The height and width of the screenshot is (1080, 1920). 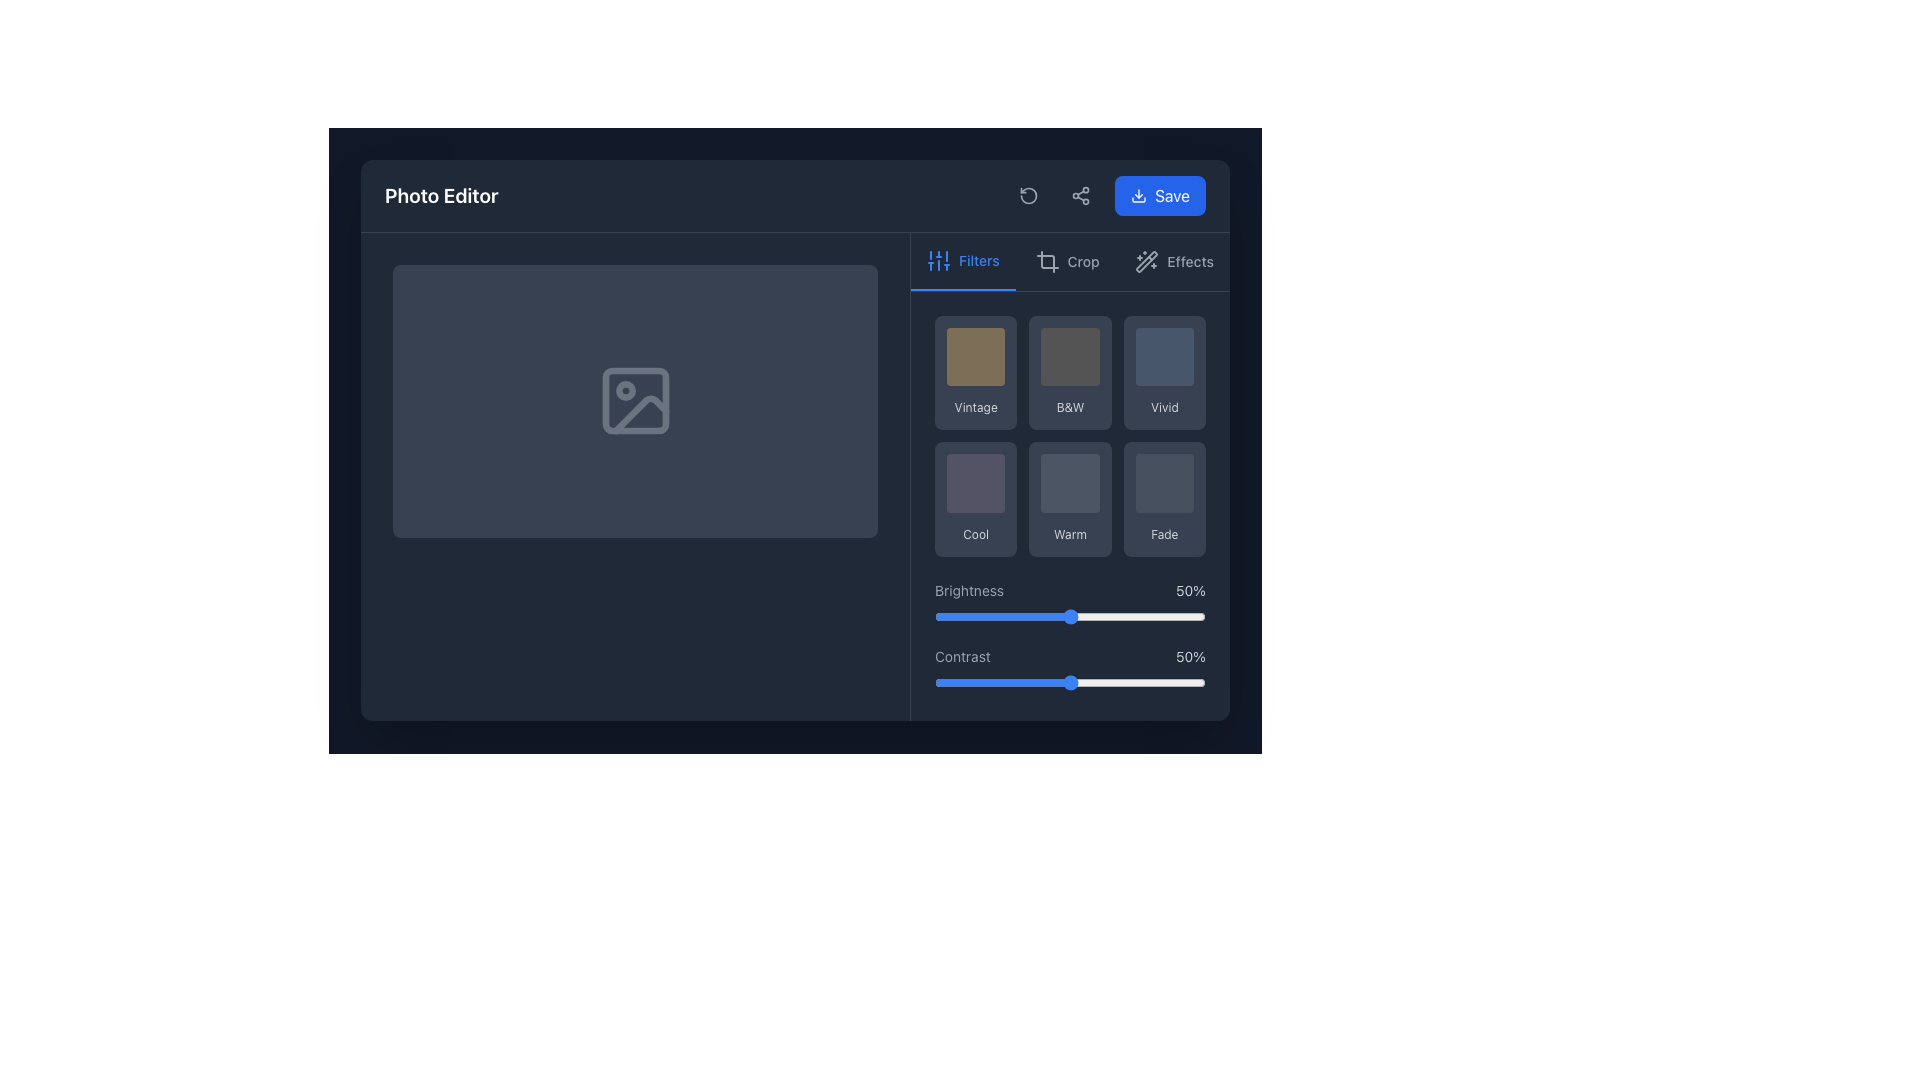 What do you see at coordinates (1190, 261) in the screenshot?
I see `the 'Effects' tab, which is the third item in the top-right navigation bar of the photo editing tool, following 'Filters' and 'Crop'` at bounding box center [1190, 261].